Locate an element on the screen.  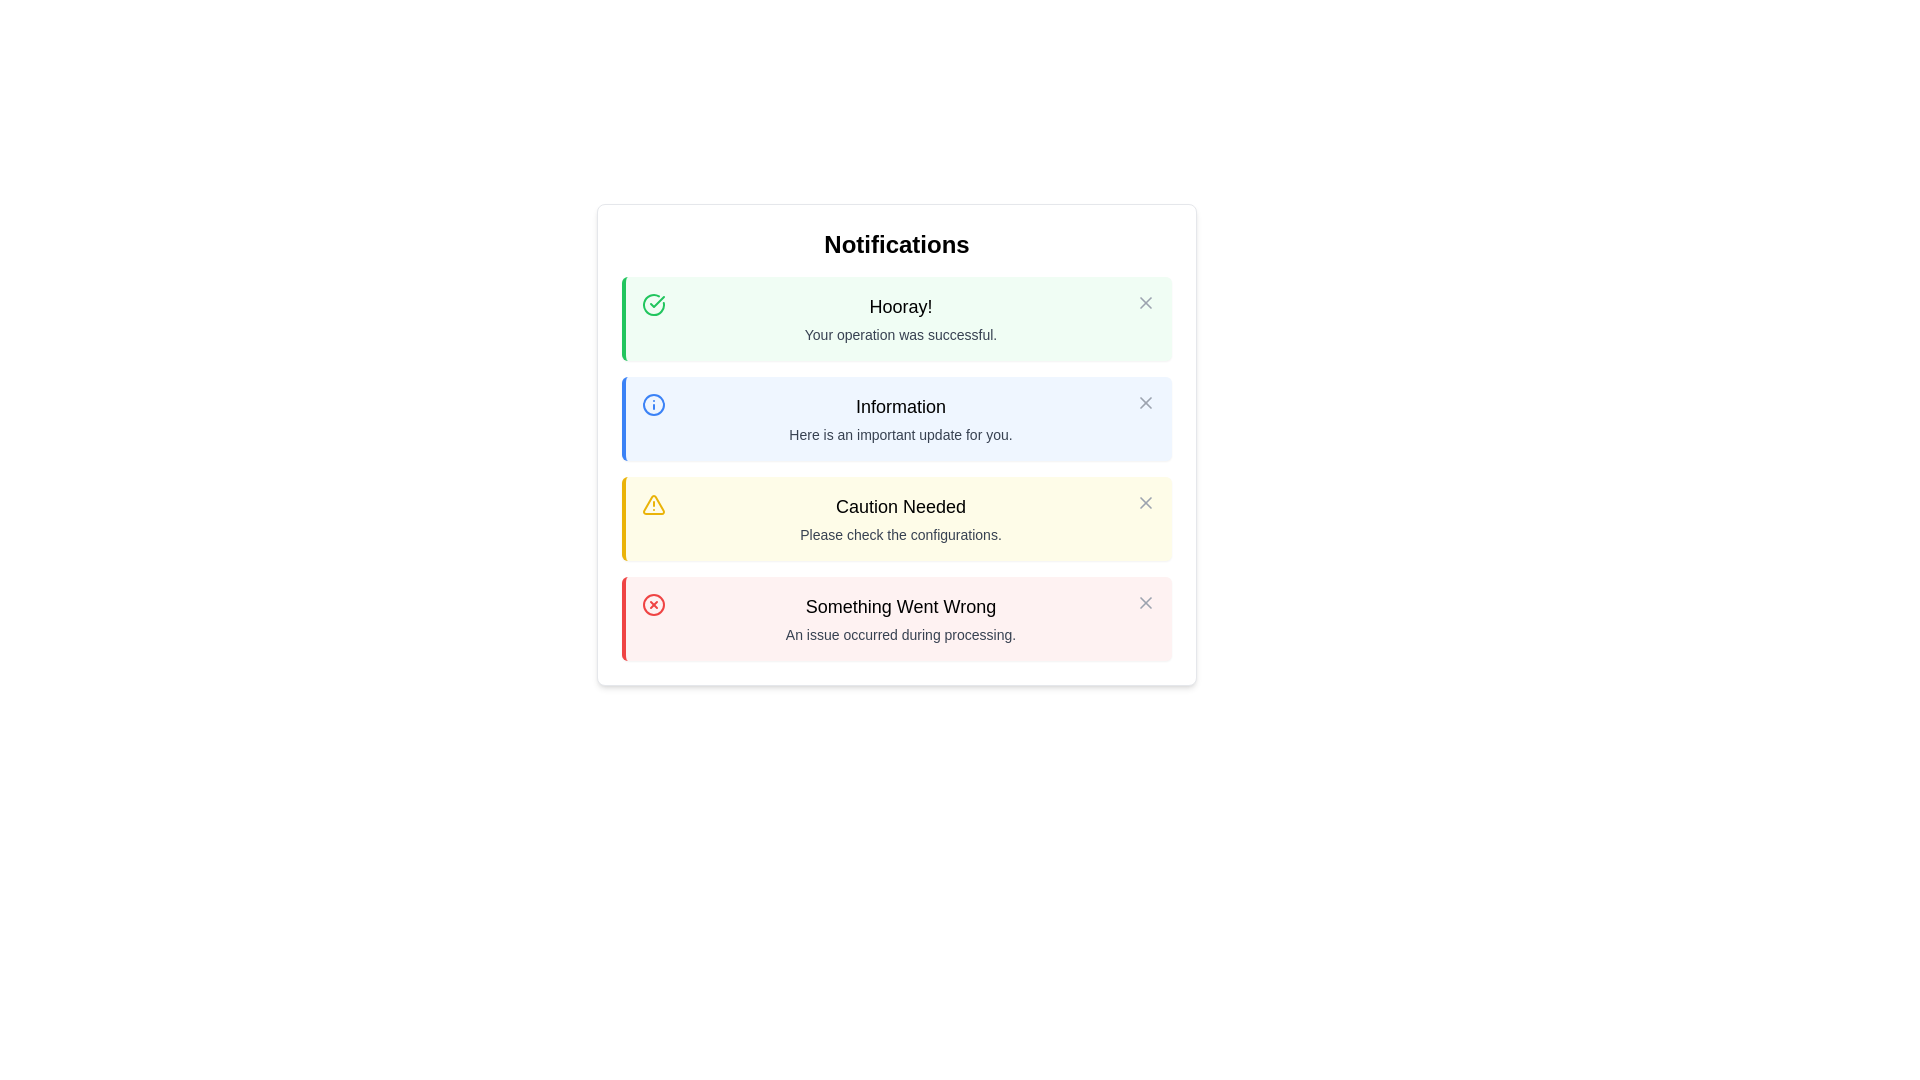
the second notification card, located between the 'Hooray!' and 'Caution Needed' cards in the notification panel is located at coordinates (896, 443).